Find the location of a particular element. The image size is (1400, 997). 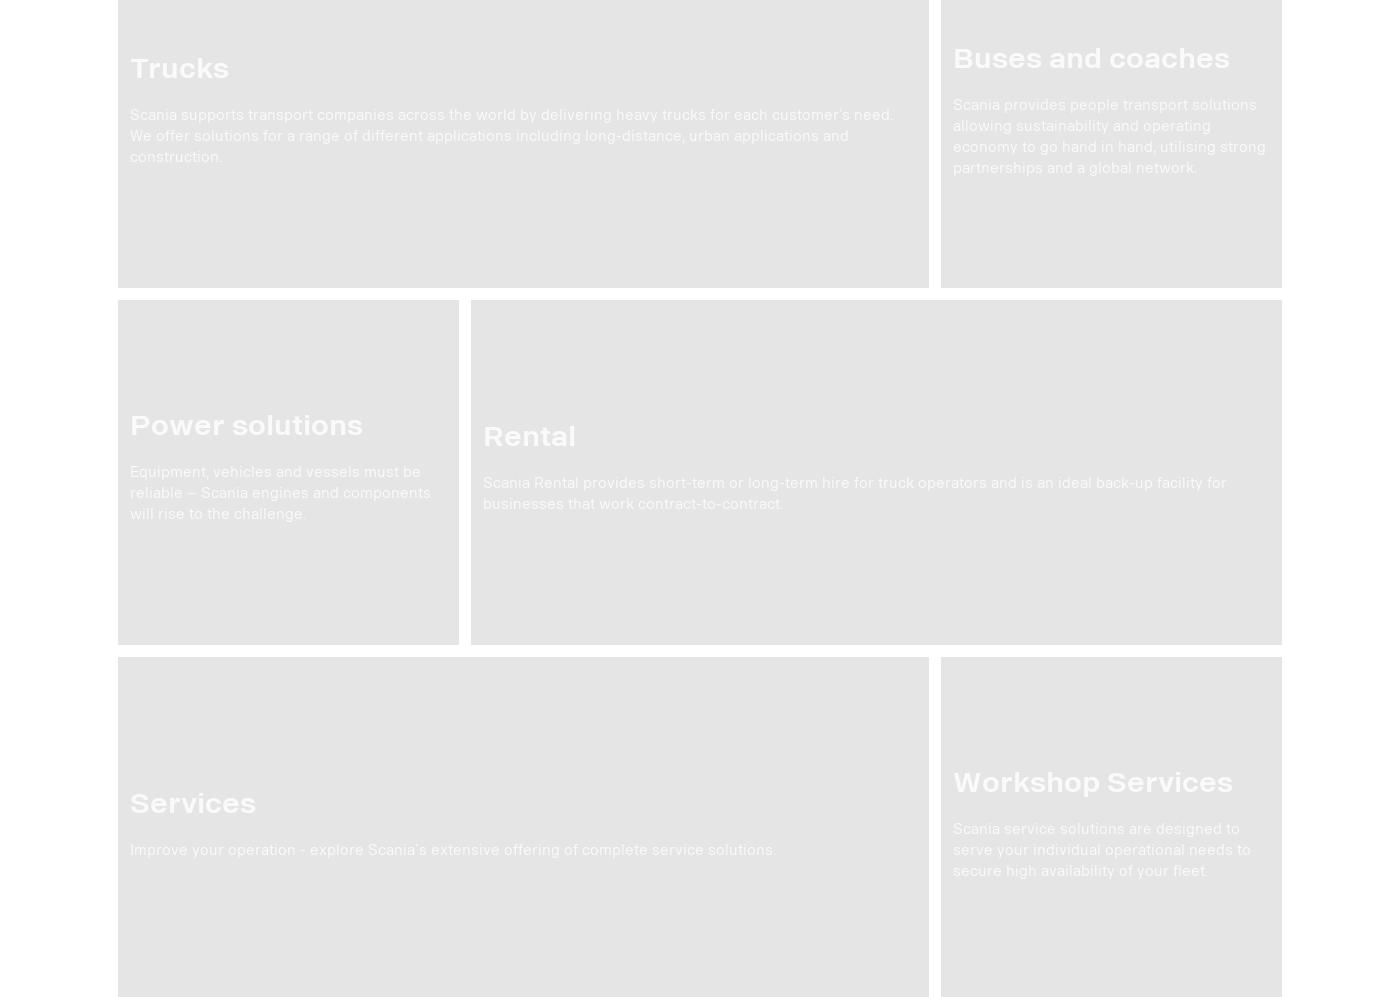

'Workshop Services' is located at coordinates (952, 781).